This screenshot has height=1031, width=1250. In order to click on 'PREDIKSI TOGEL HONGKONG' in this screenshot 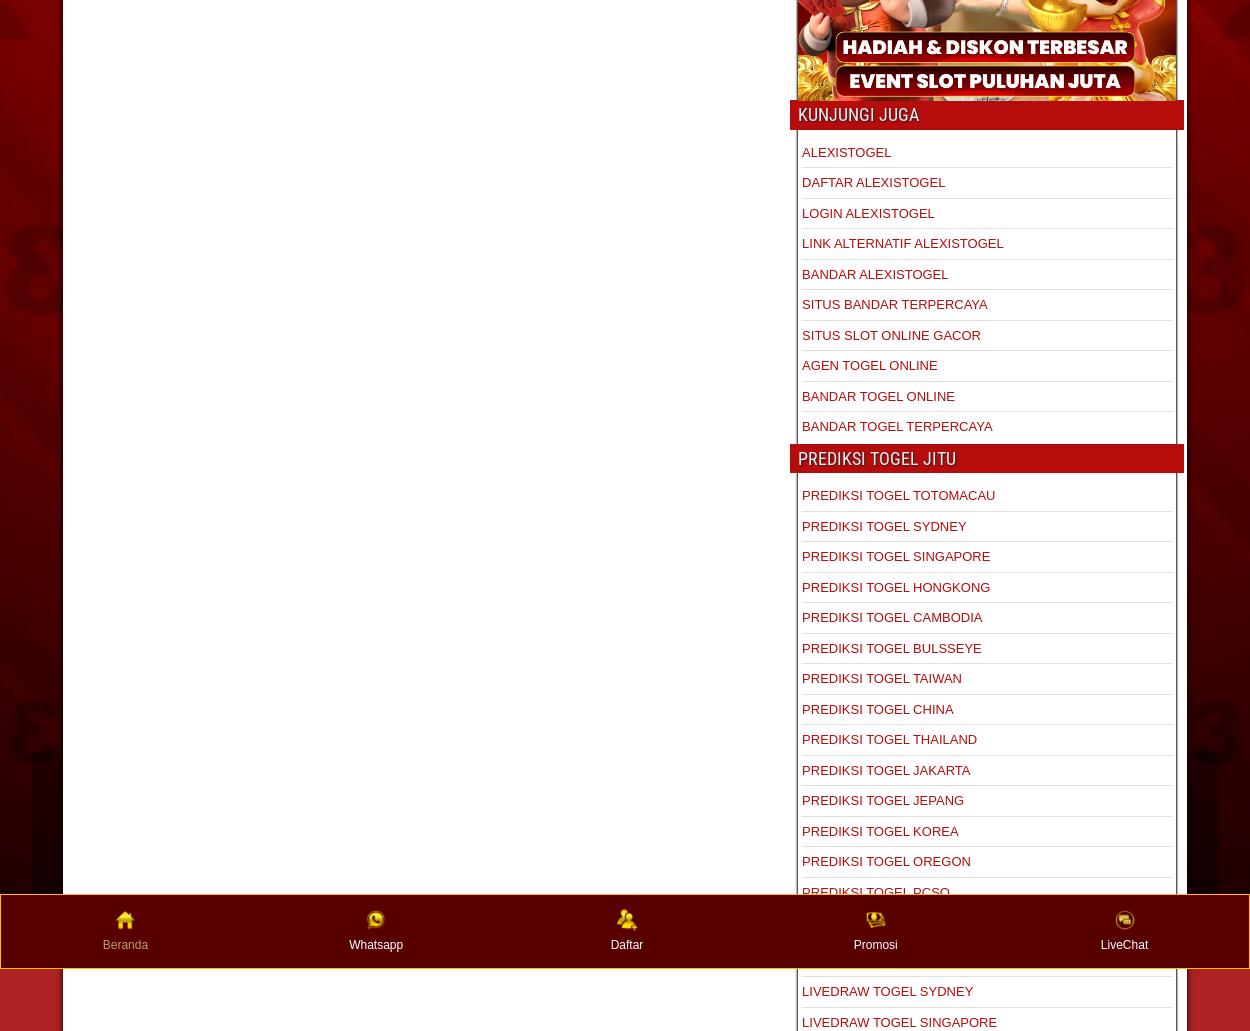, I will do `click(896, 585)`.